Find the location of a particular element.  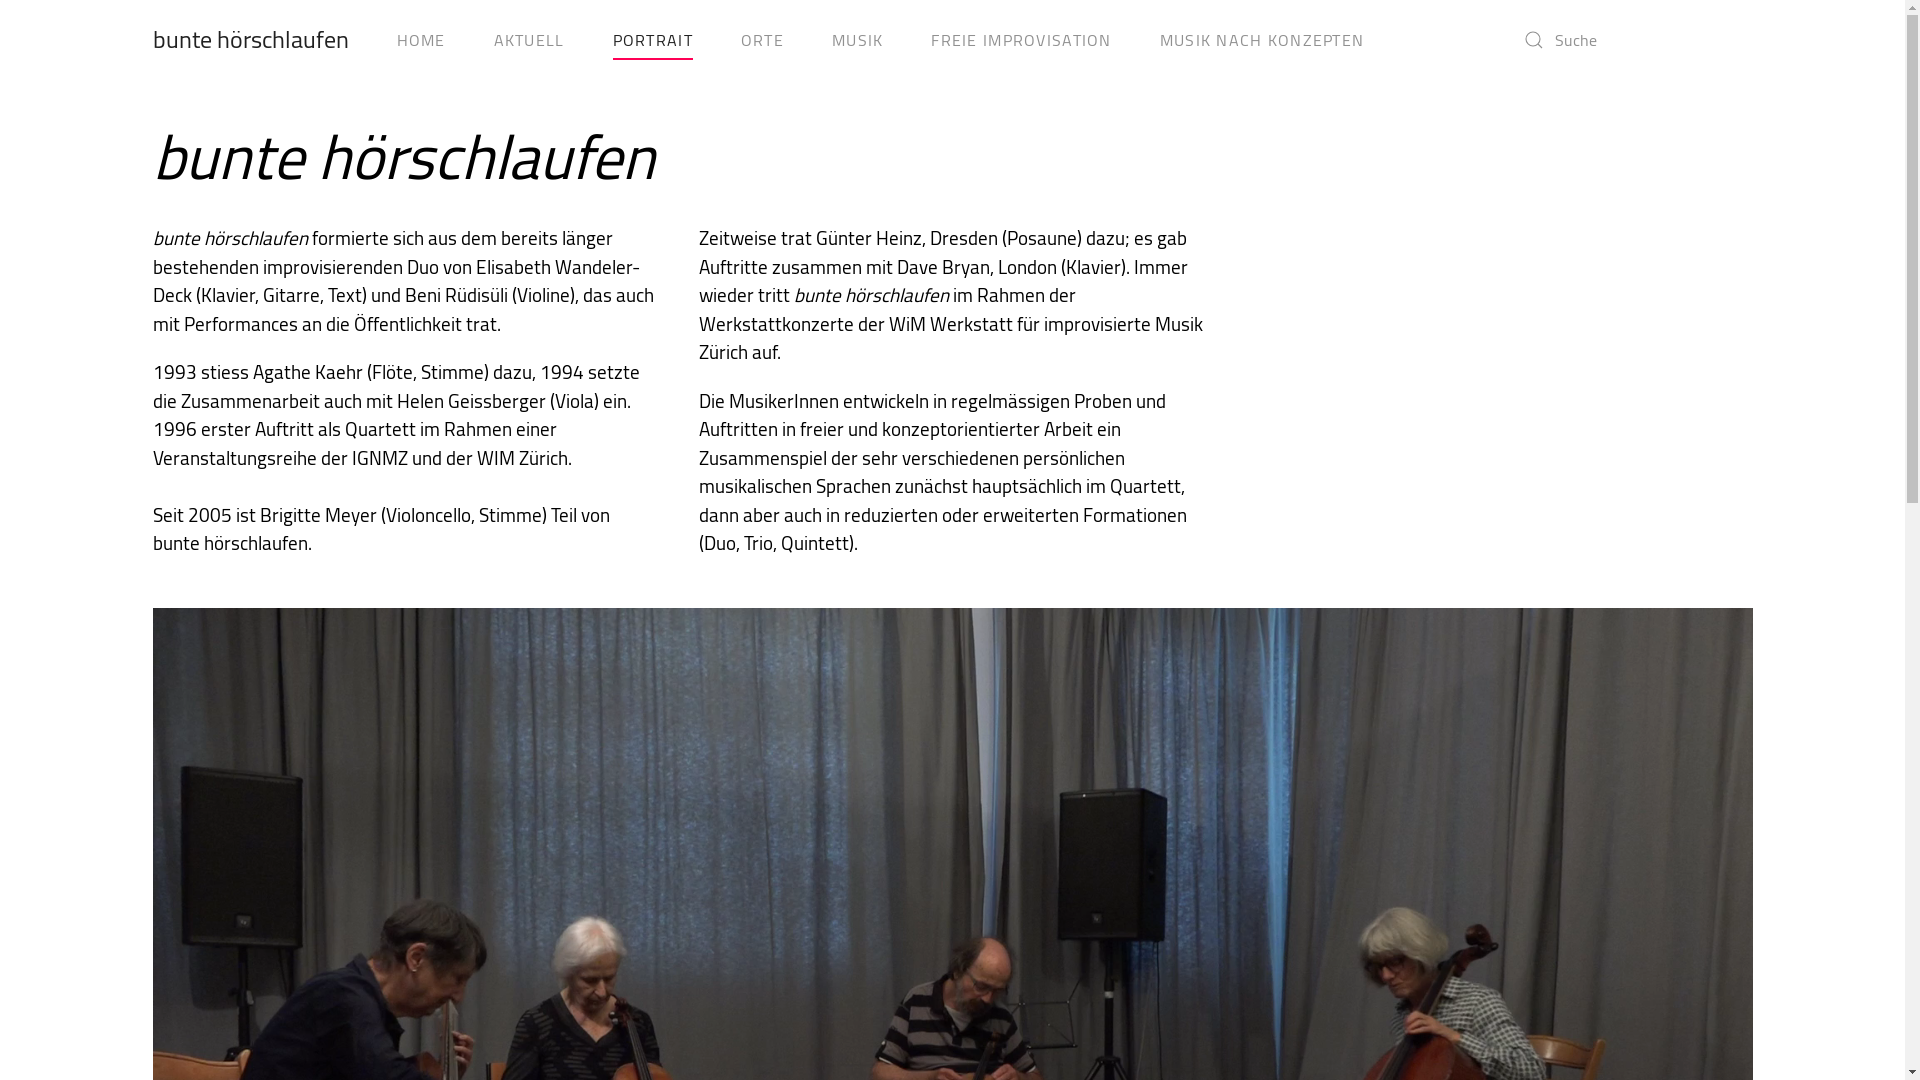

'PORTRAIT' is located at coordinates (652, 39).